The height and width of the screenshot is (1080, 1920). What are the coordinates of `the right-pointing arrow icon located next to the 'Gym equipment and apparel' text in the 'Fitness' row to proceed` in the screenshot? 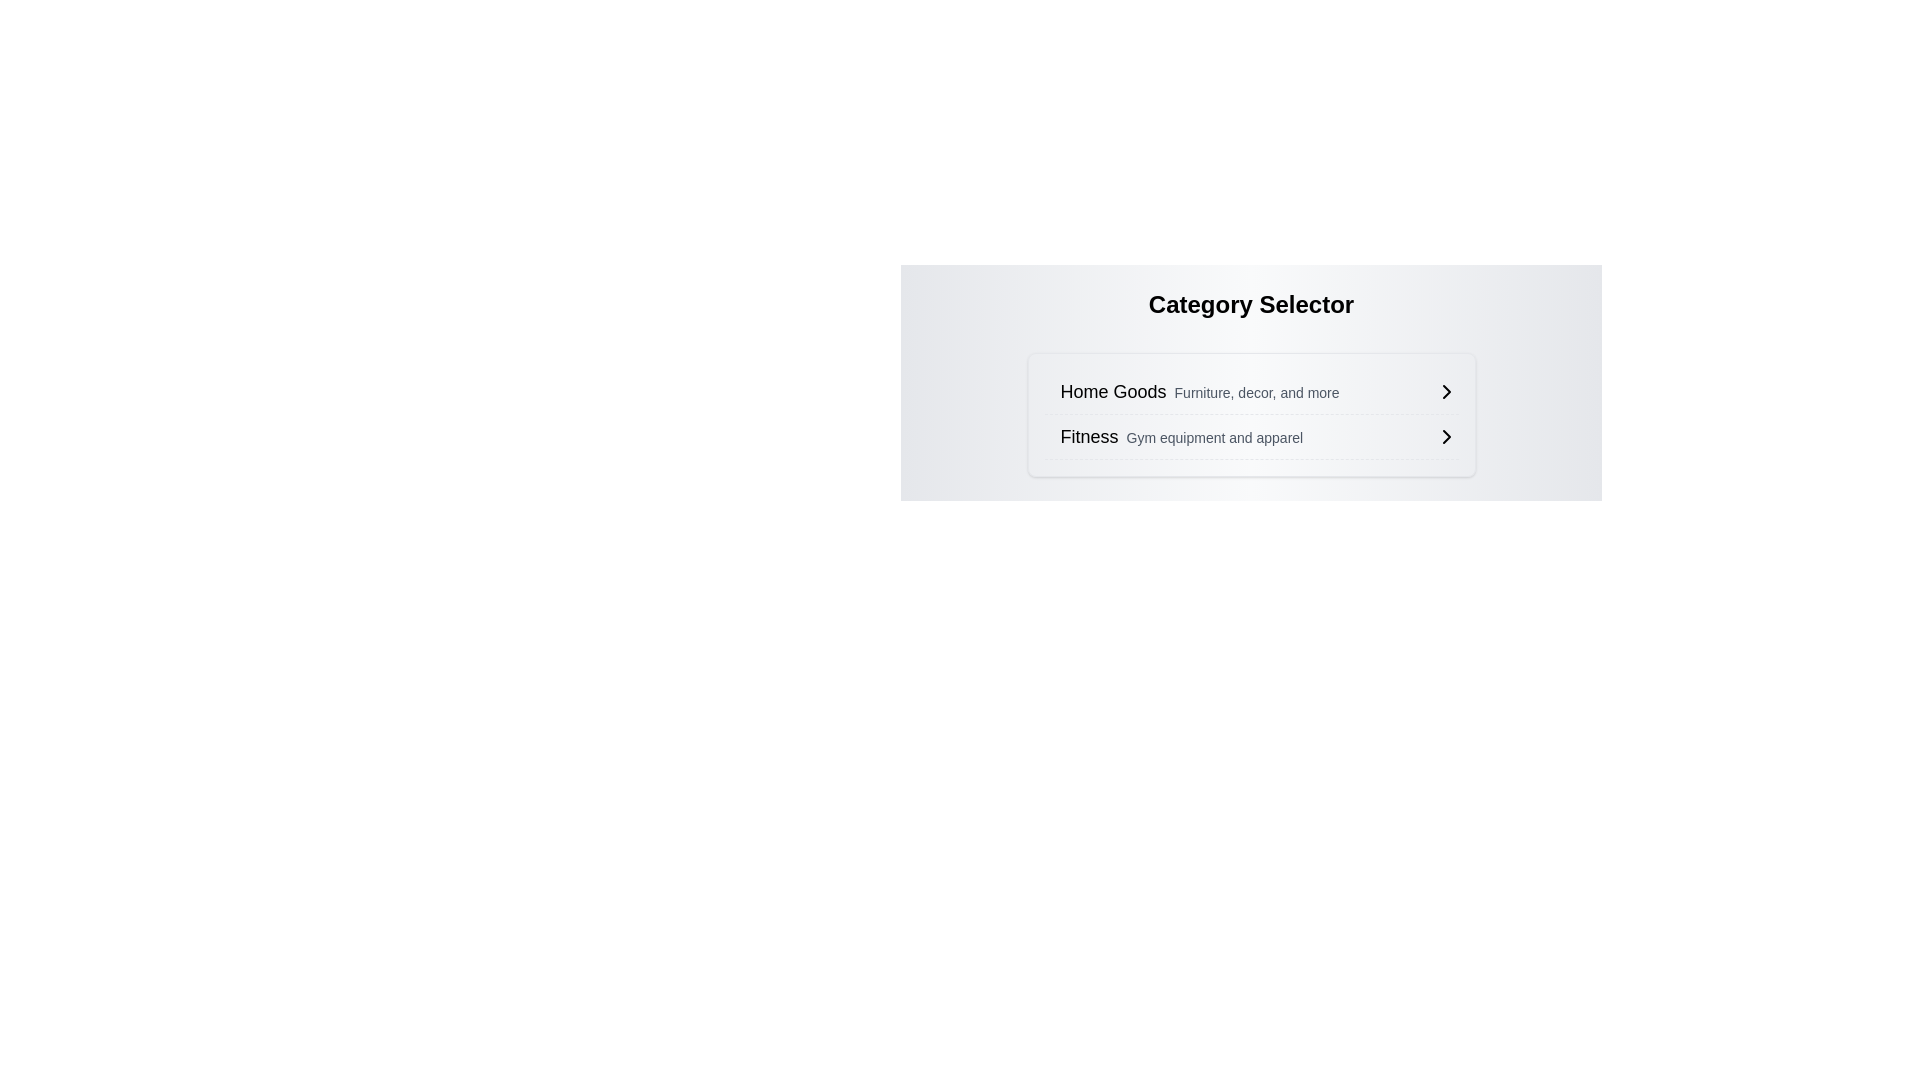 It's located at (1446, 435).